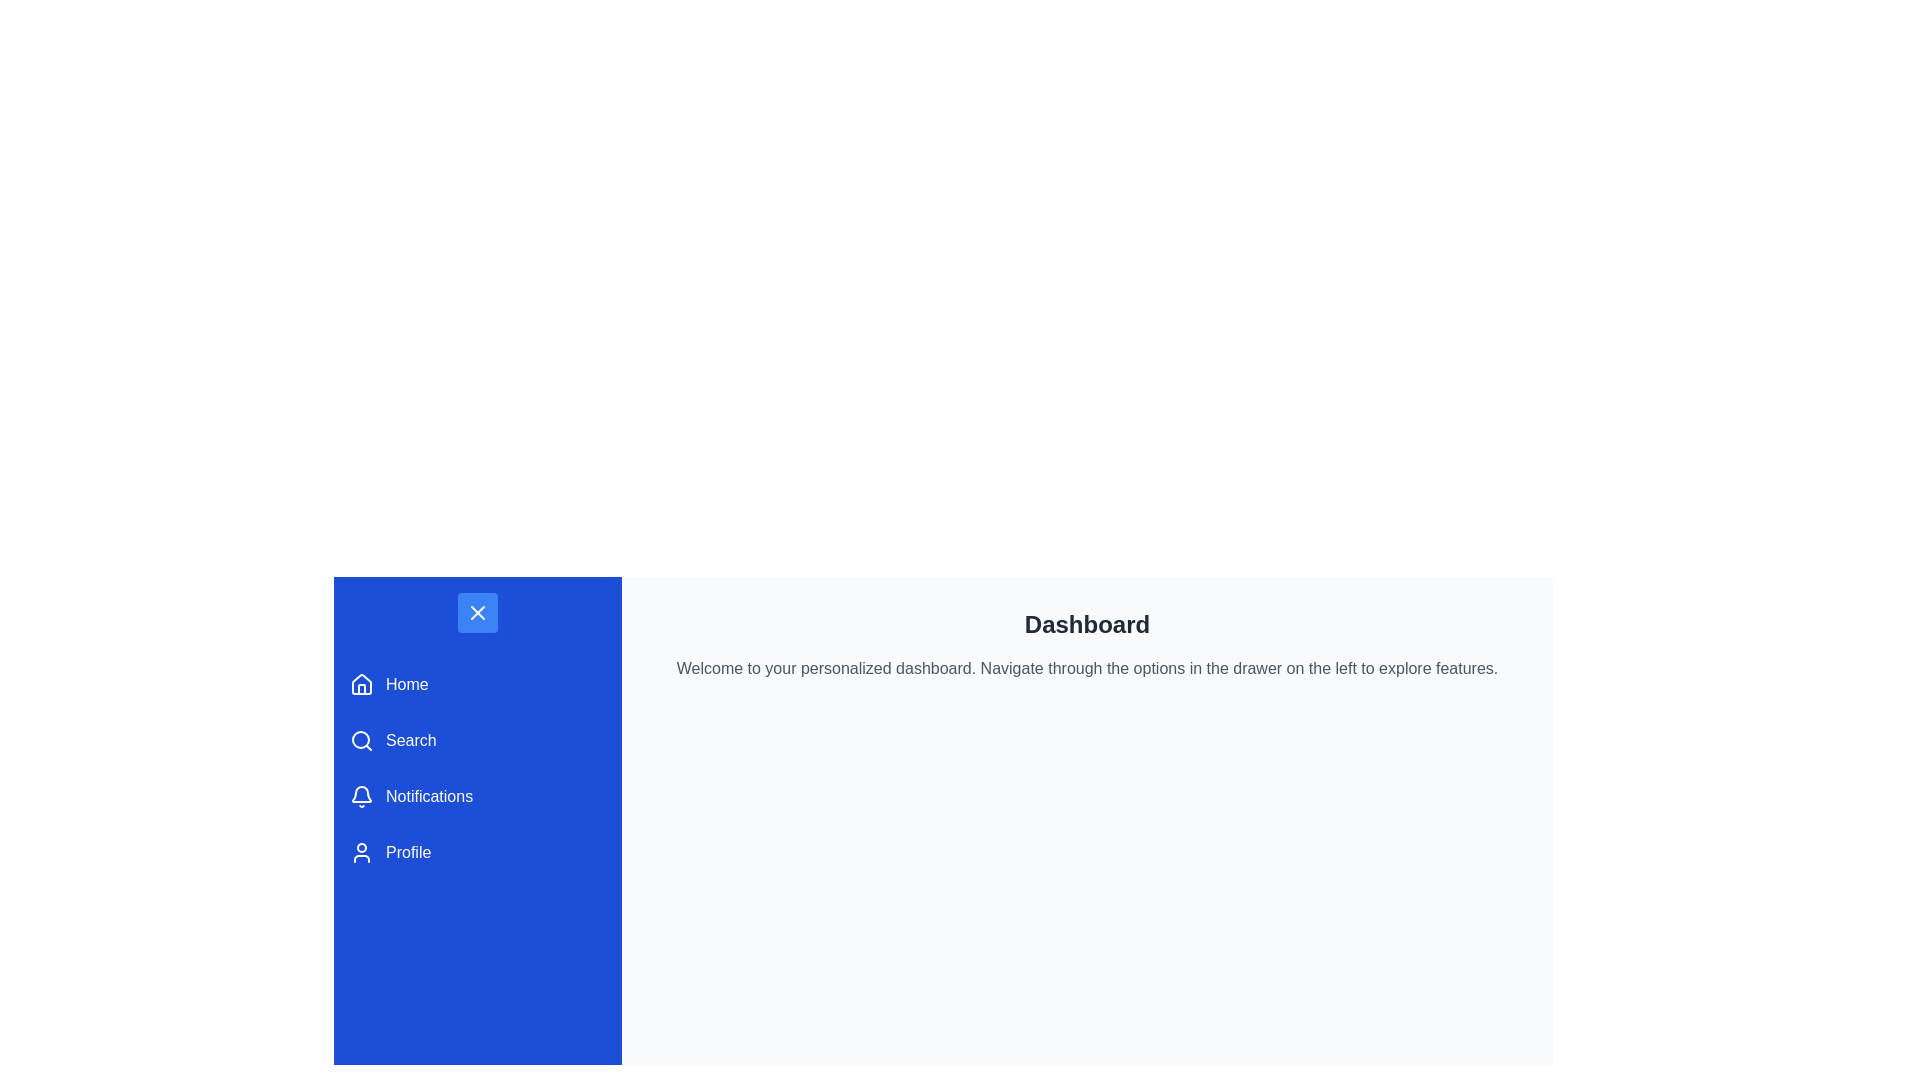 Image resolution: width=1920 pixels, height=1080 pixels. I want to click on the 'Search' button with a blue background, which is the second item in the vertical navigation menu, so click(477, 740).